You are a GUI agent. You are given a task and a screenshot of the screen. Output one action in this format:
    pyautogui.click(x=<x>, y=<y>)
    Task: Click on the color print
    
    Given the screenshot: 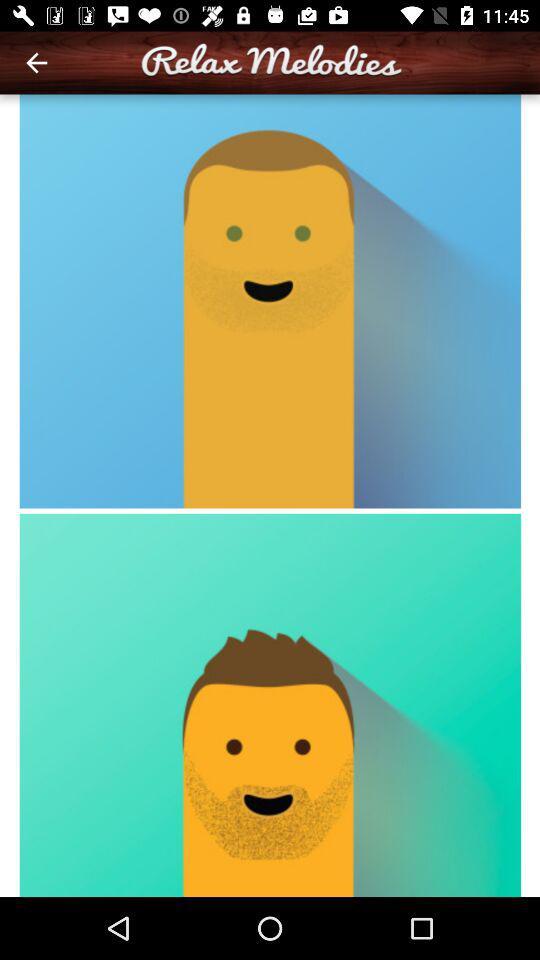 What is the action you would take?
    pyautogui.click(x=270, y=494)
    